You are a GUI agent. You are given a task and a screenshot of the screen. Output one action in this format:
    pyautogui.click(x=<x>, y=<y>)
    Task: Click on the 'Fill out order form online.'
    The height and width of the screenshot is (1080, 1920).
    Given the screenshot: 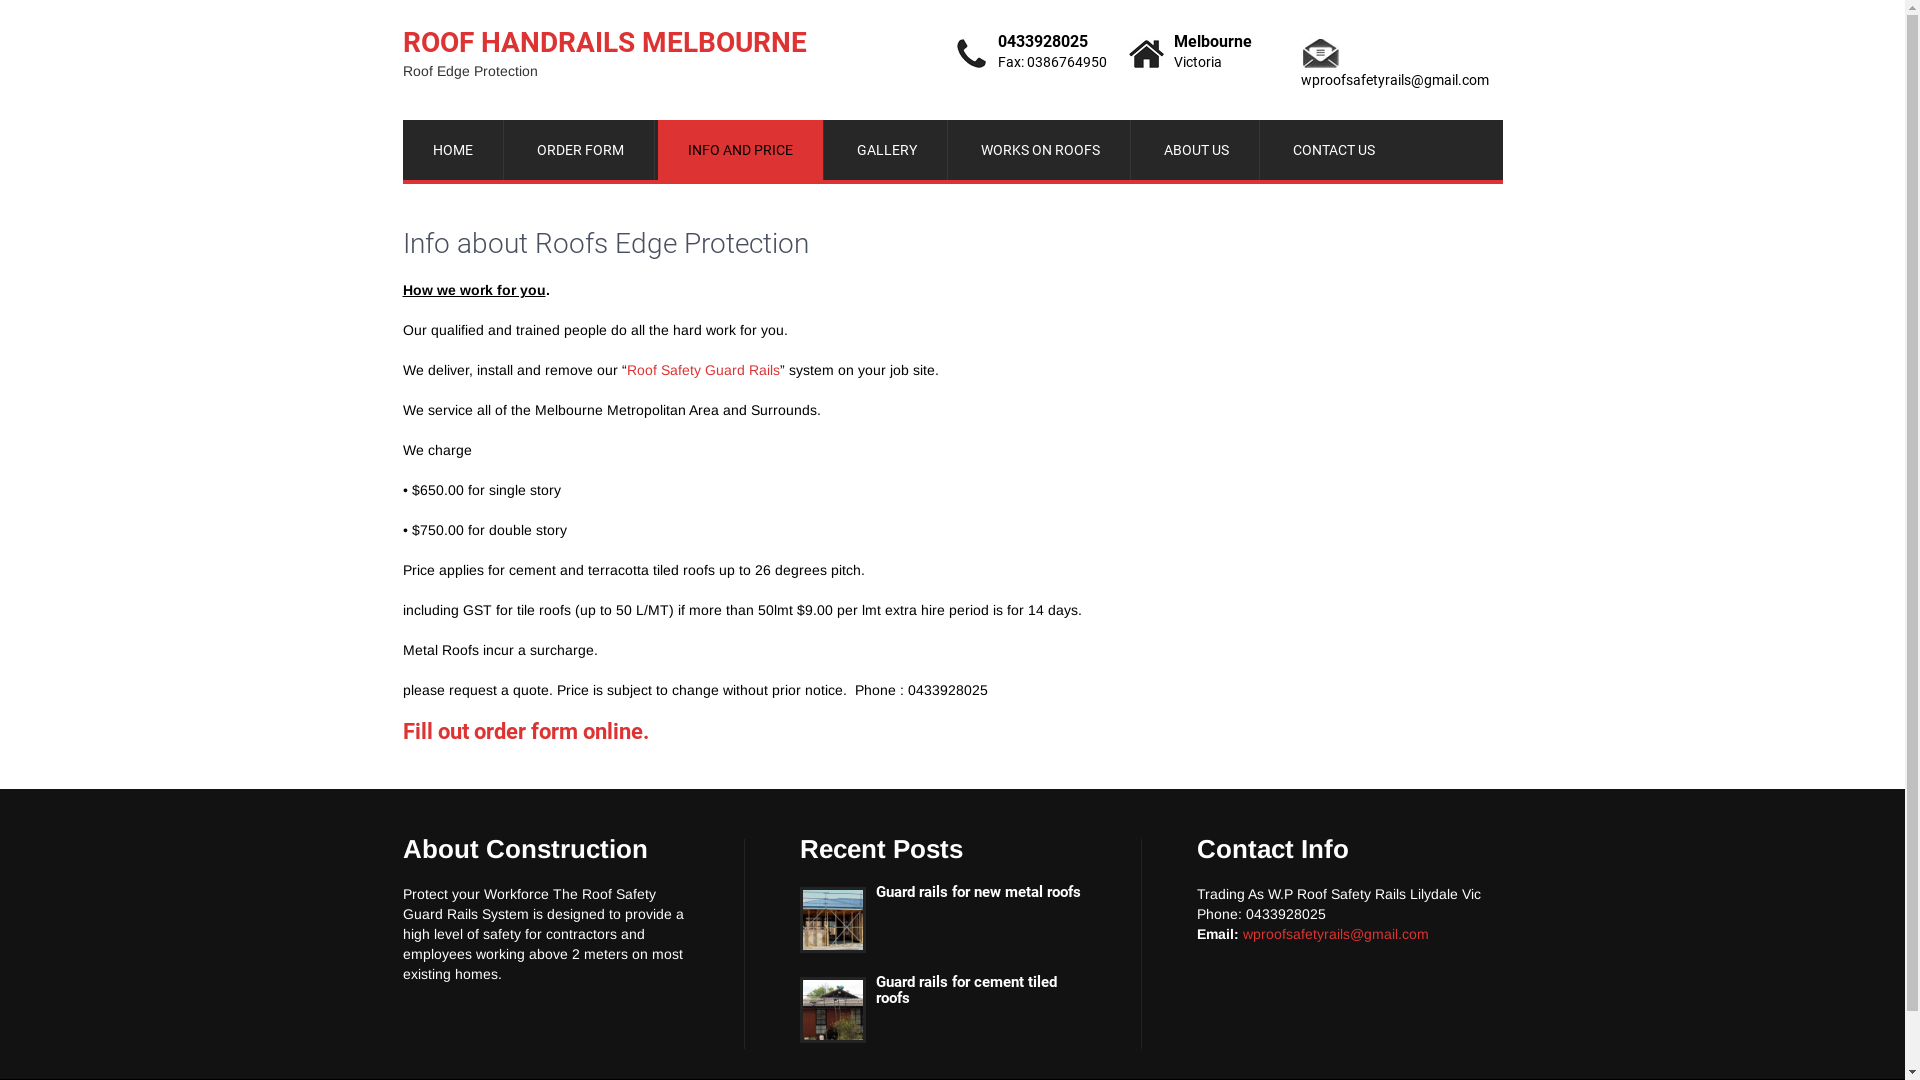 What is the action you would take?
    pyautogui.click(x=524, y=731)
    